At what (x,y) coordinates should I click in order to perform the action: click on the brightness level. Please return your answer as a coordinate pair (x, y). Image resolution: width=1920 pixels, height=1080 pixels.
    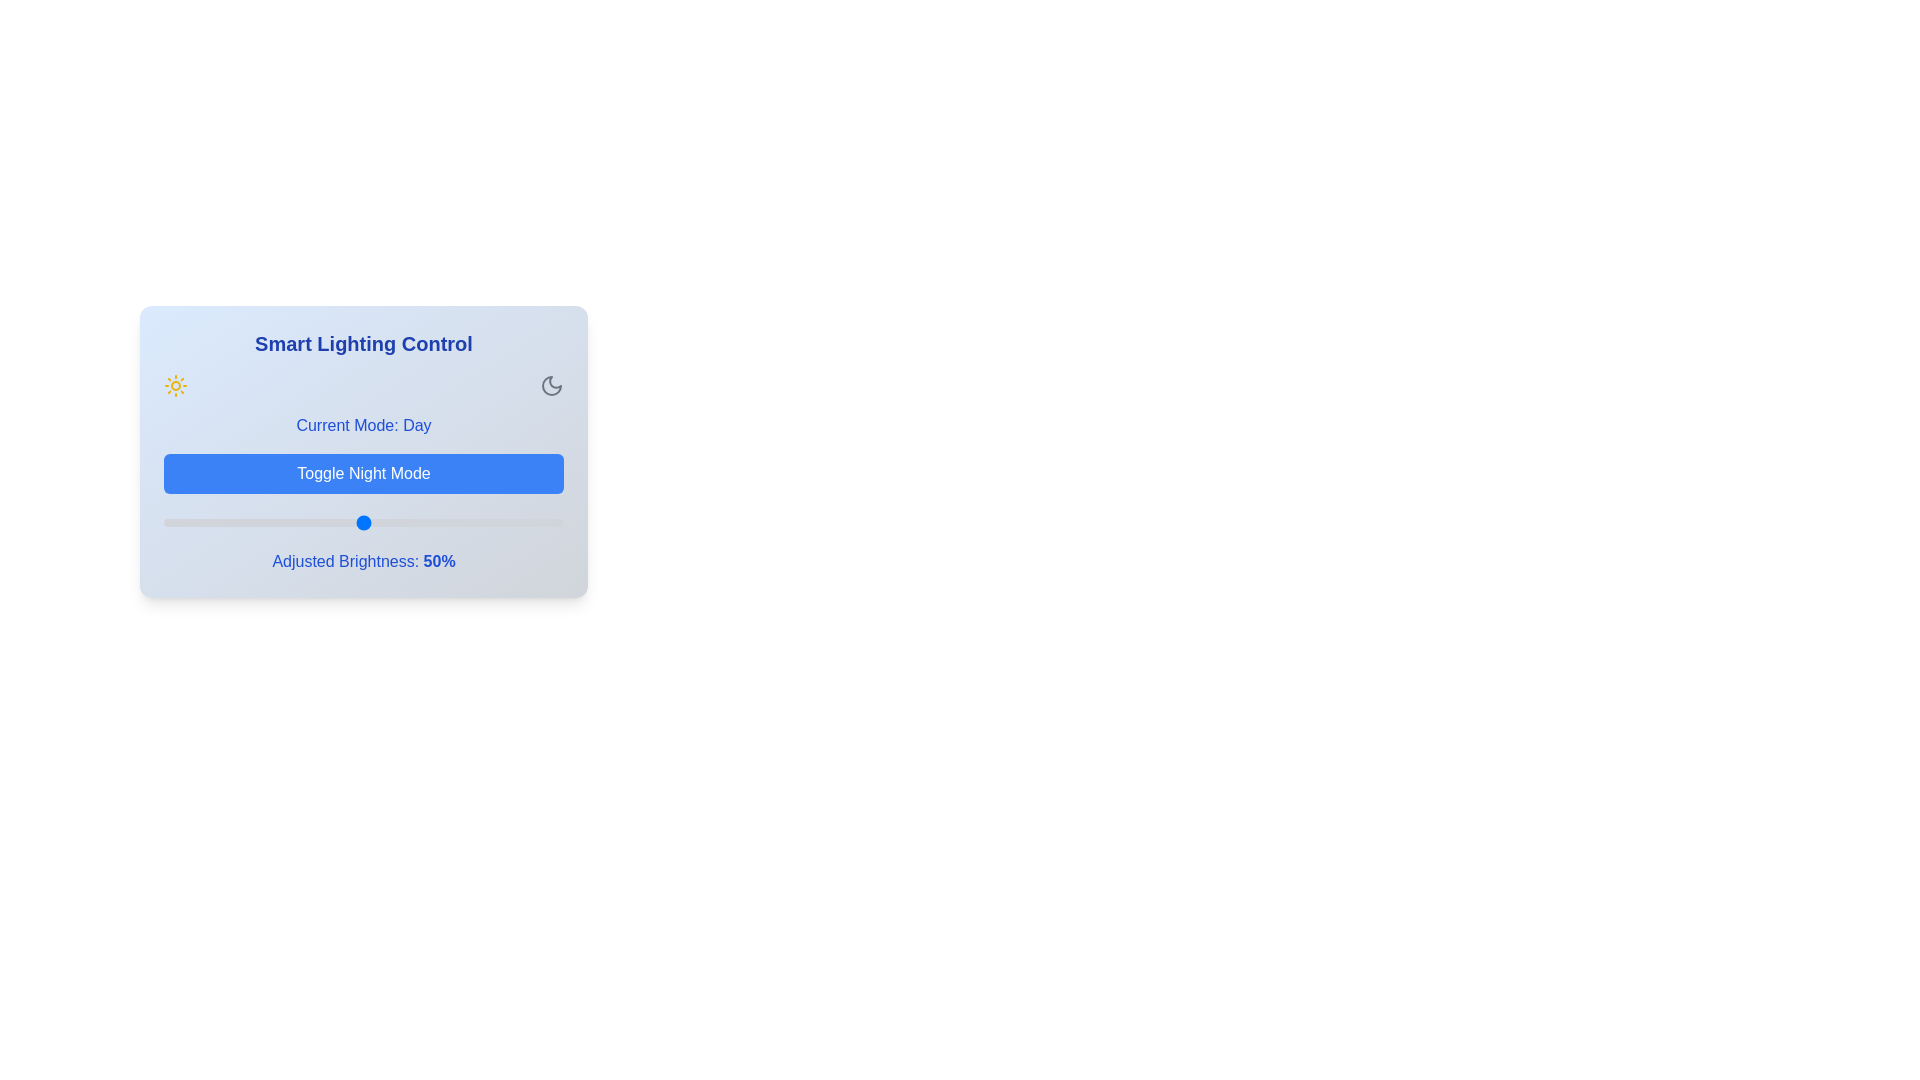
    Looking at the image, I should click on (247, 522).